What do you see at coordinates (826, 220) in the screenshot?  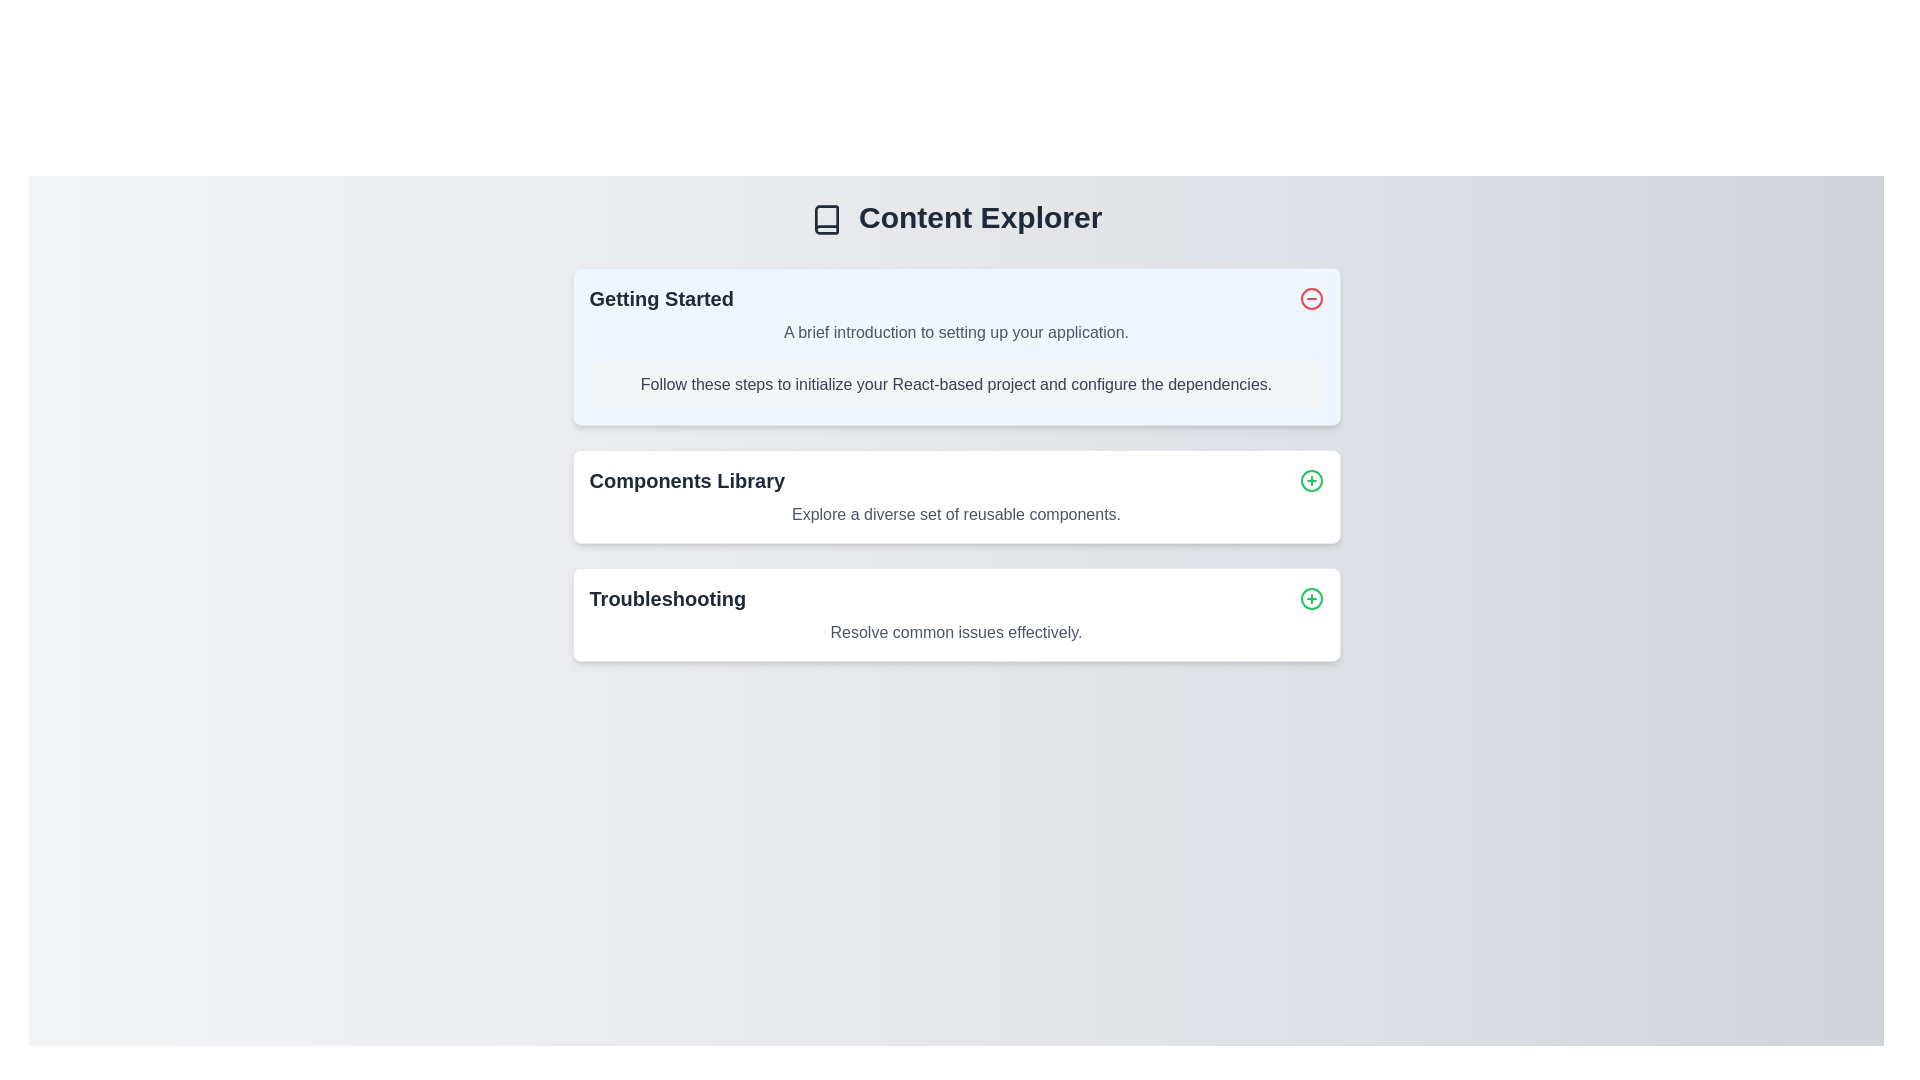 I see `the book icon located to the left of the 'Content Explorer' title, which features a dark outline and minimalistic design` at bounding box center [826, 220].